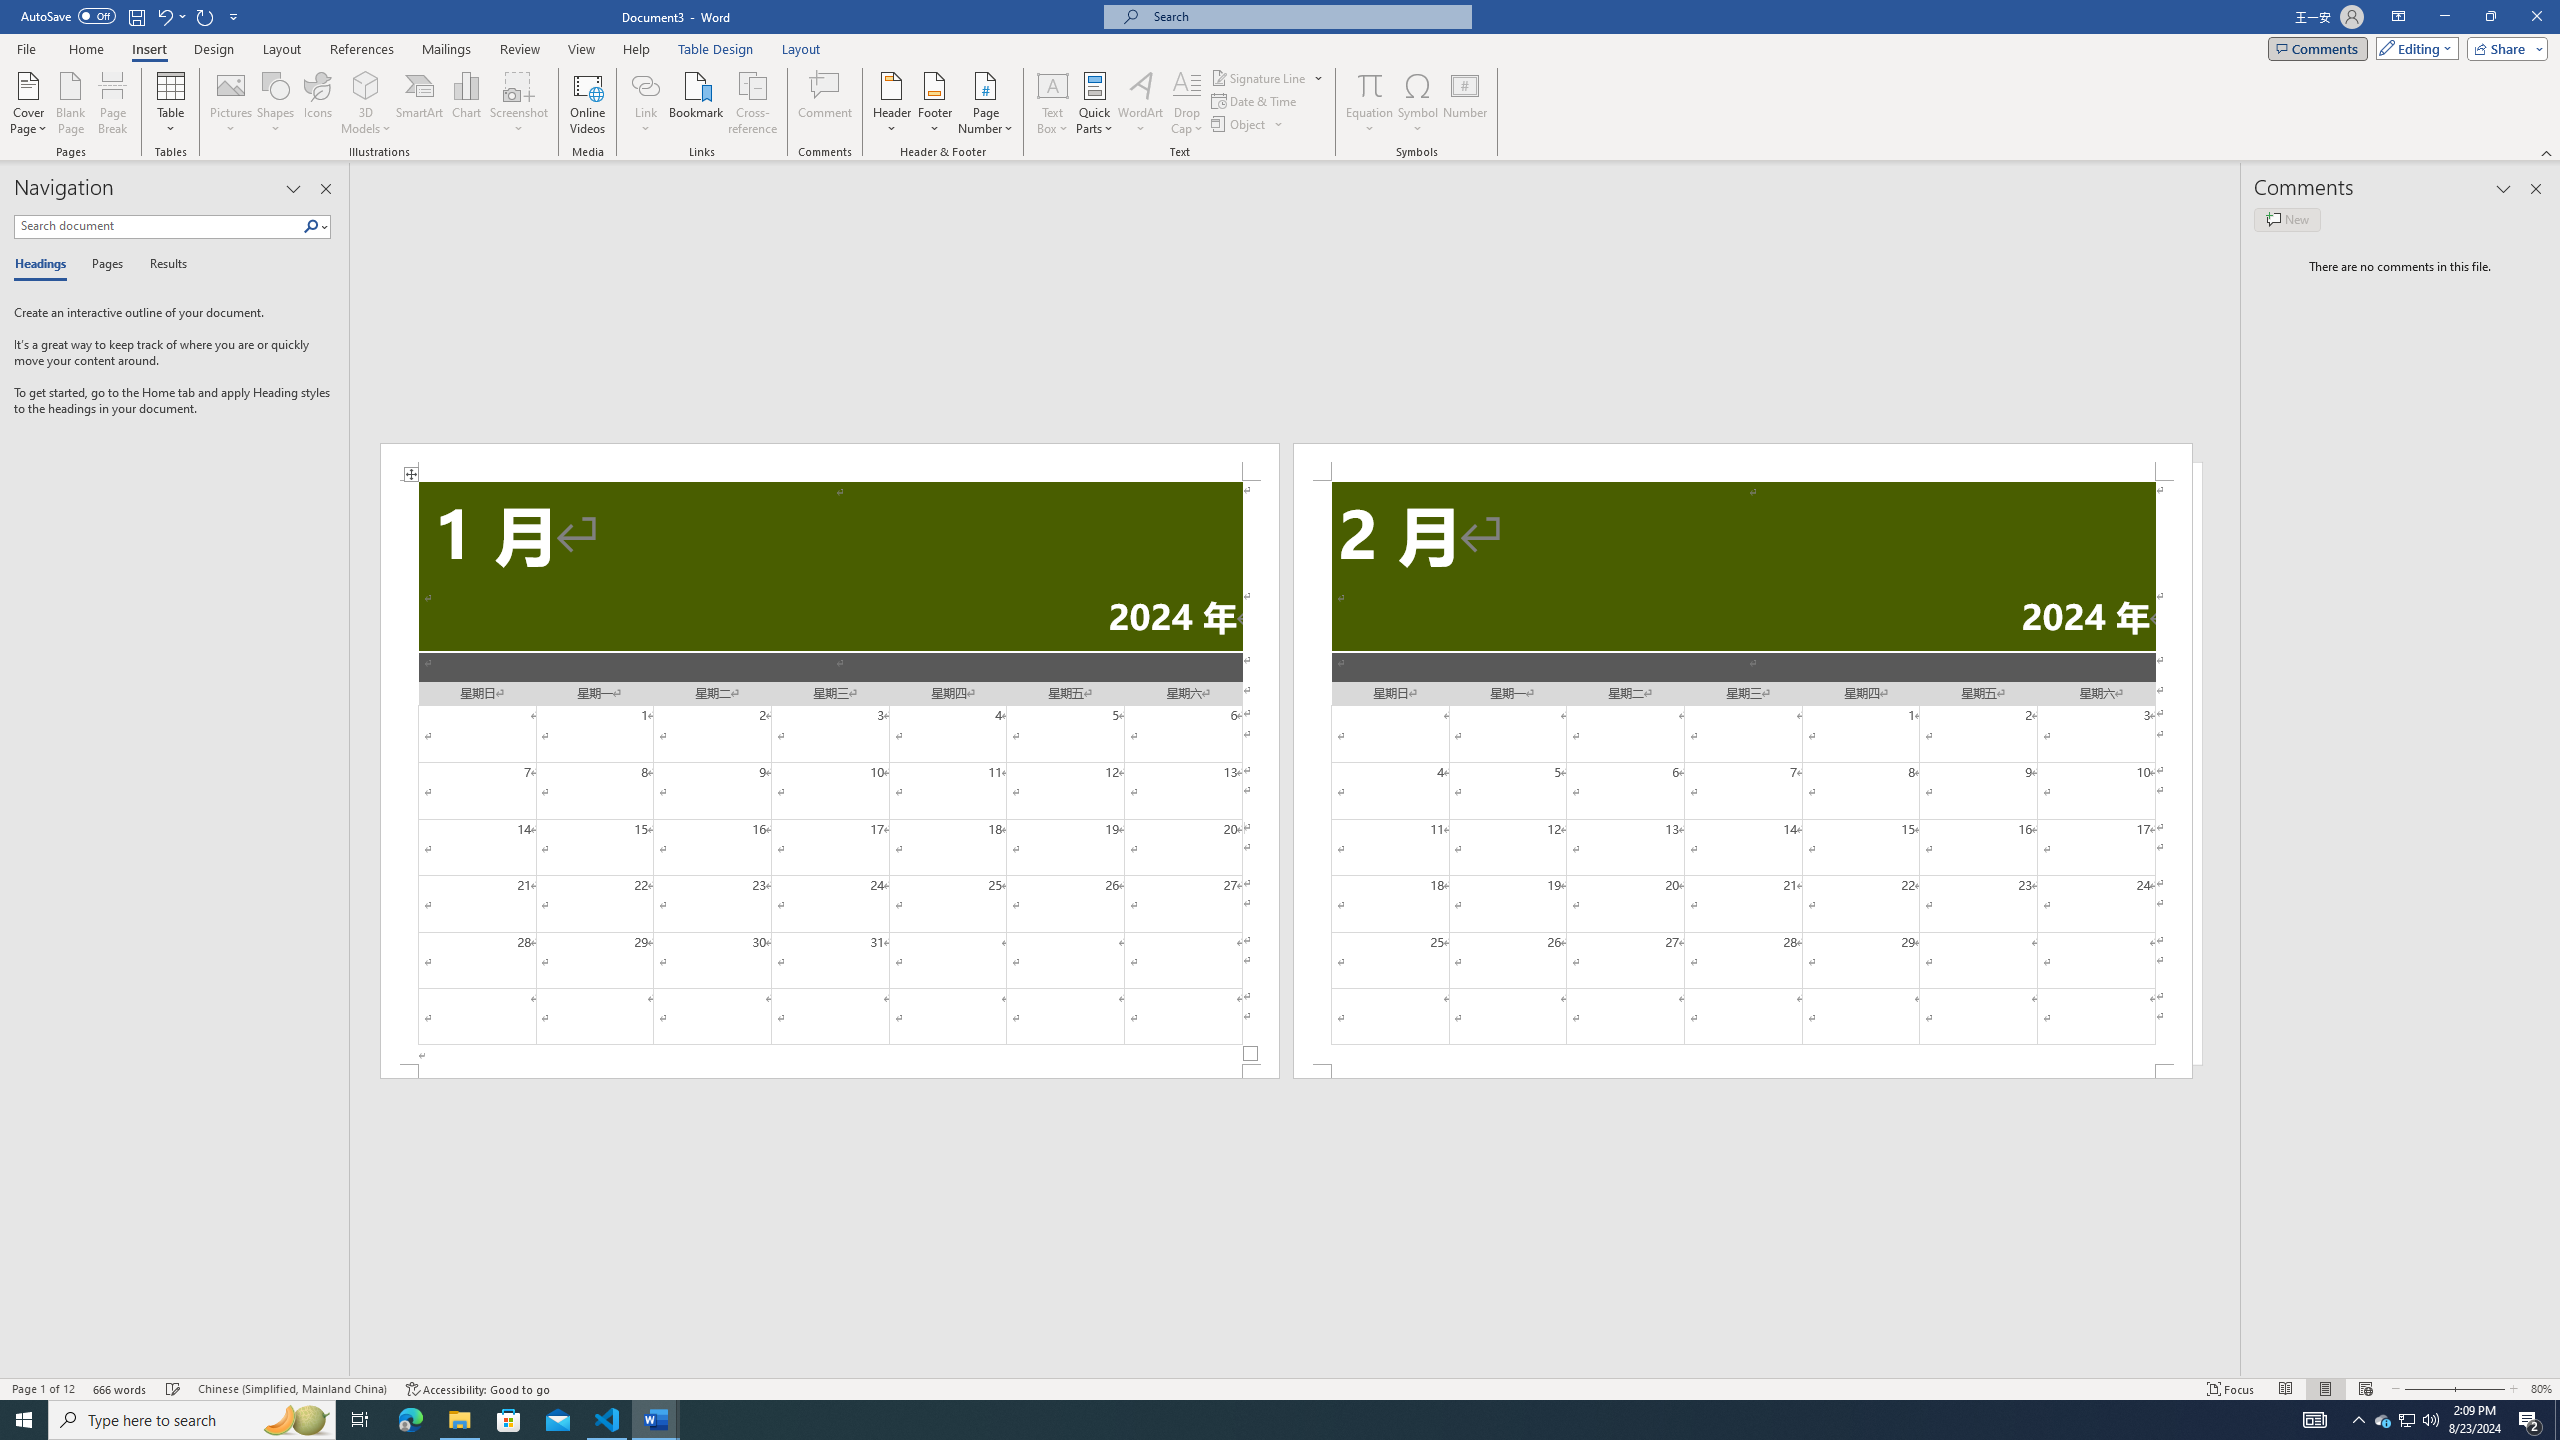  I want to click on 'Repeat Doc Close', so click(205, 15).